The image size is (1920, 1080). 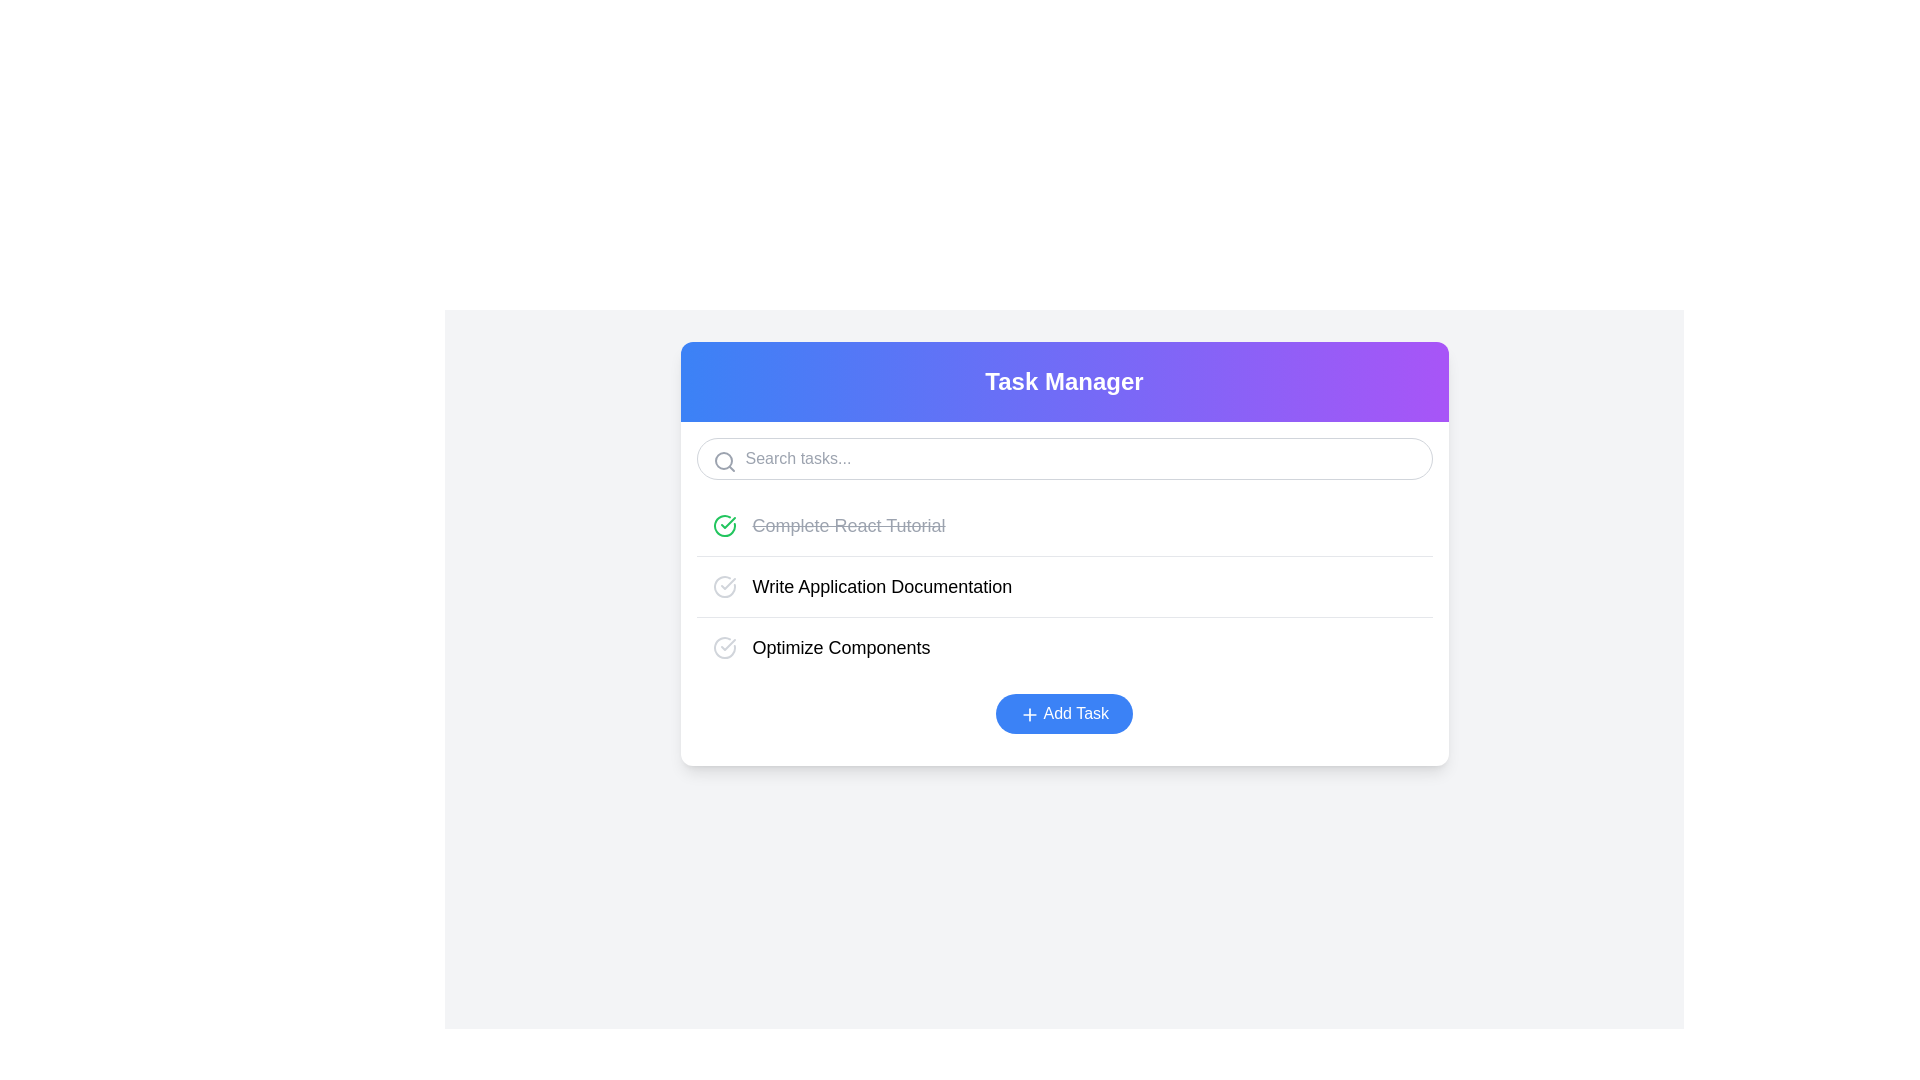 What do you see at coordinates (829, 524) in the screenshot?
I see `the strikethrough text label 'Complete React Tutorial' with the associated green check icon` at bounding box center [829, 524].